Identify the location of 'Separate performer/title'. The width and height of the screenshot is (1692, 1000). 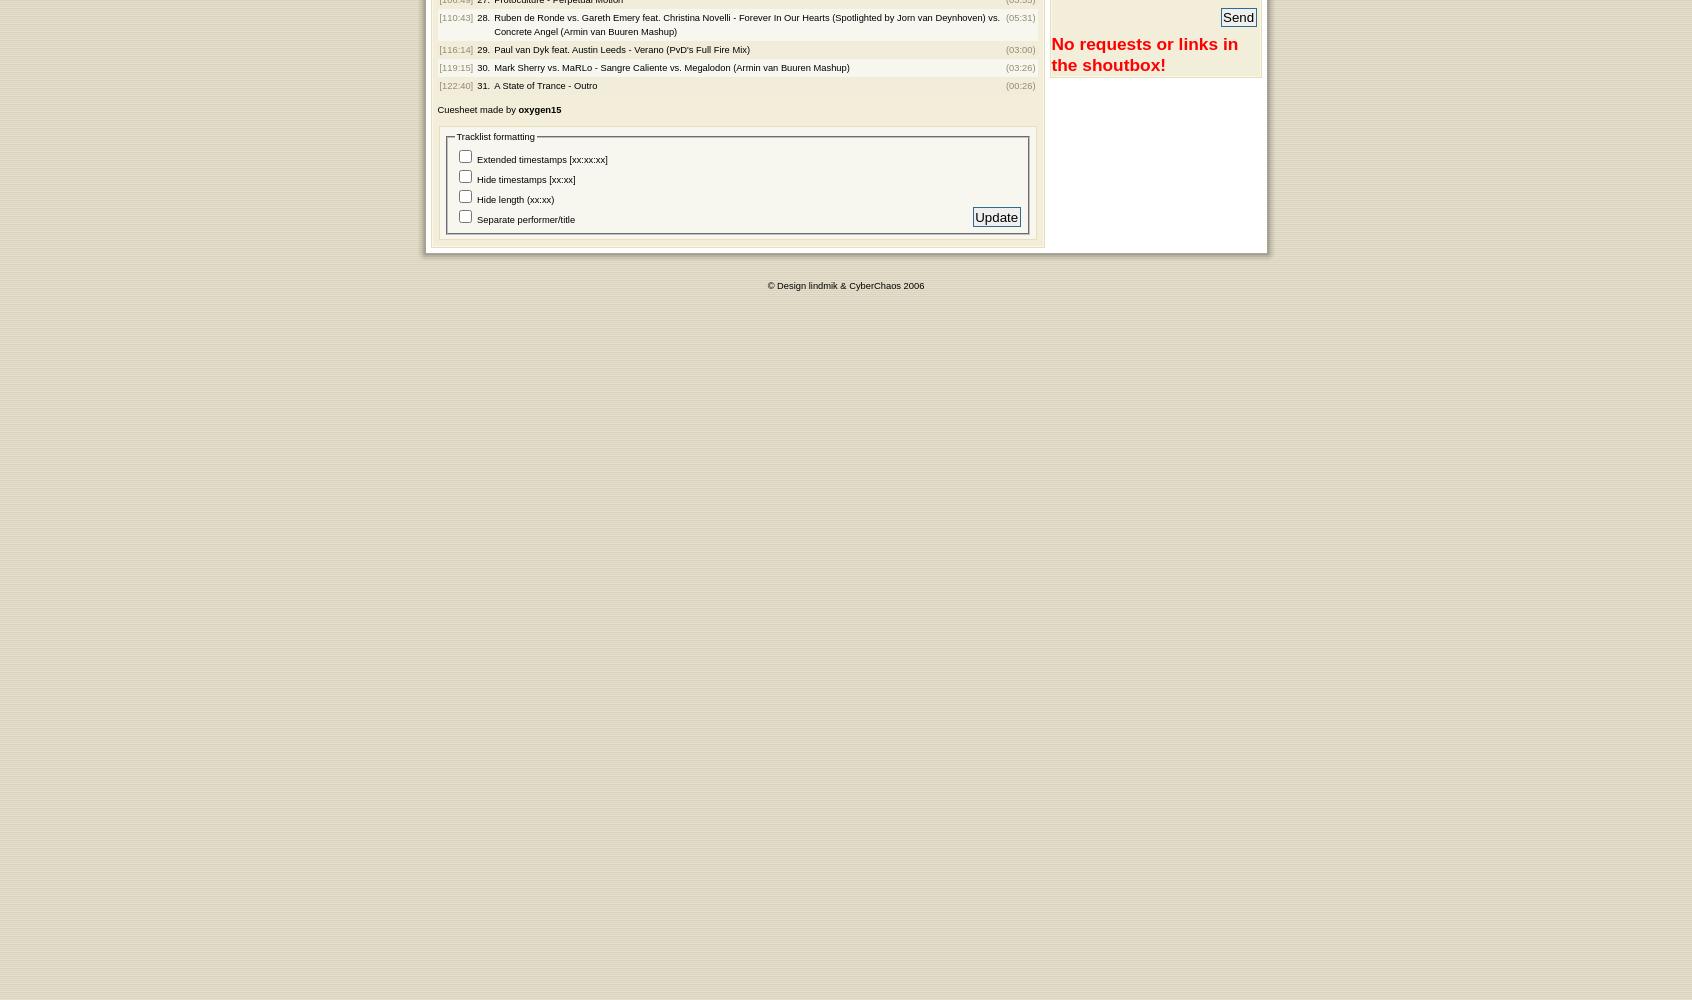
(526, 219).